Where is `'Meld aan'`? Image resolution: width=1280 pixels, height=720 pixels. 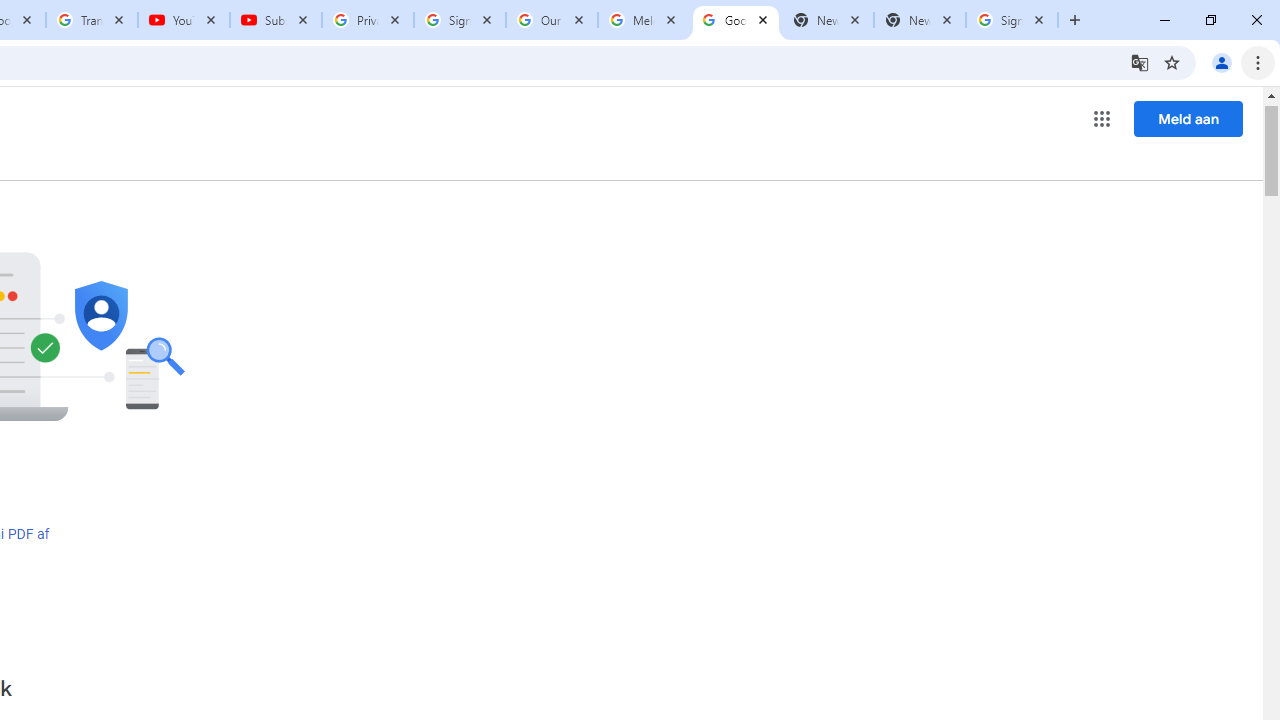
'Meld aan' is located at coordinates (1188, 118).